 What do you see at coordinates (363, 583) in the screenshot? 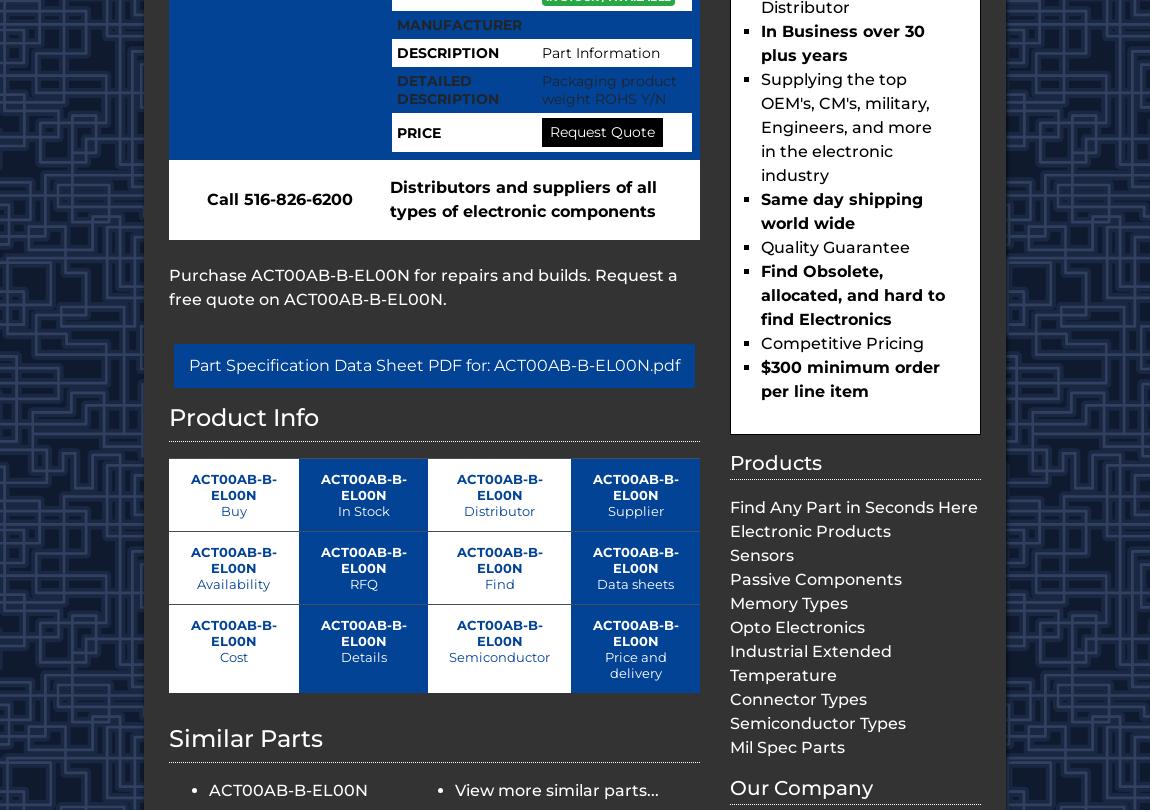
I see `'RFQ'` at bounding box center [363, 583].